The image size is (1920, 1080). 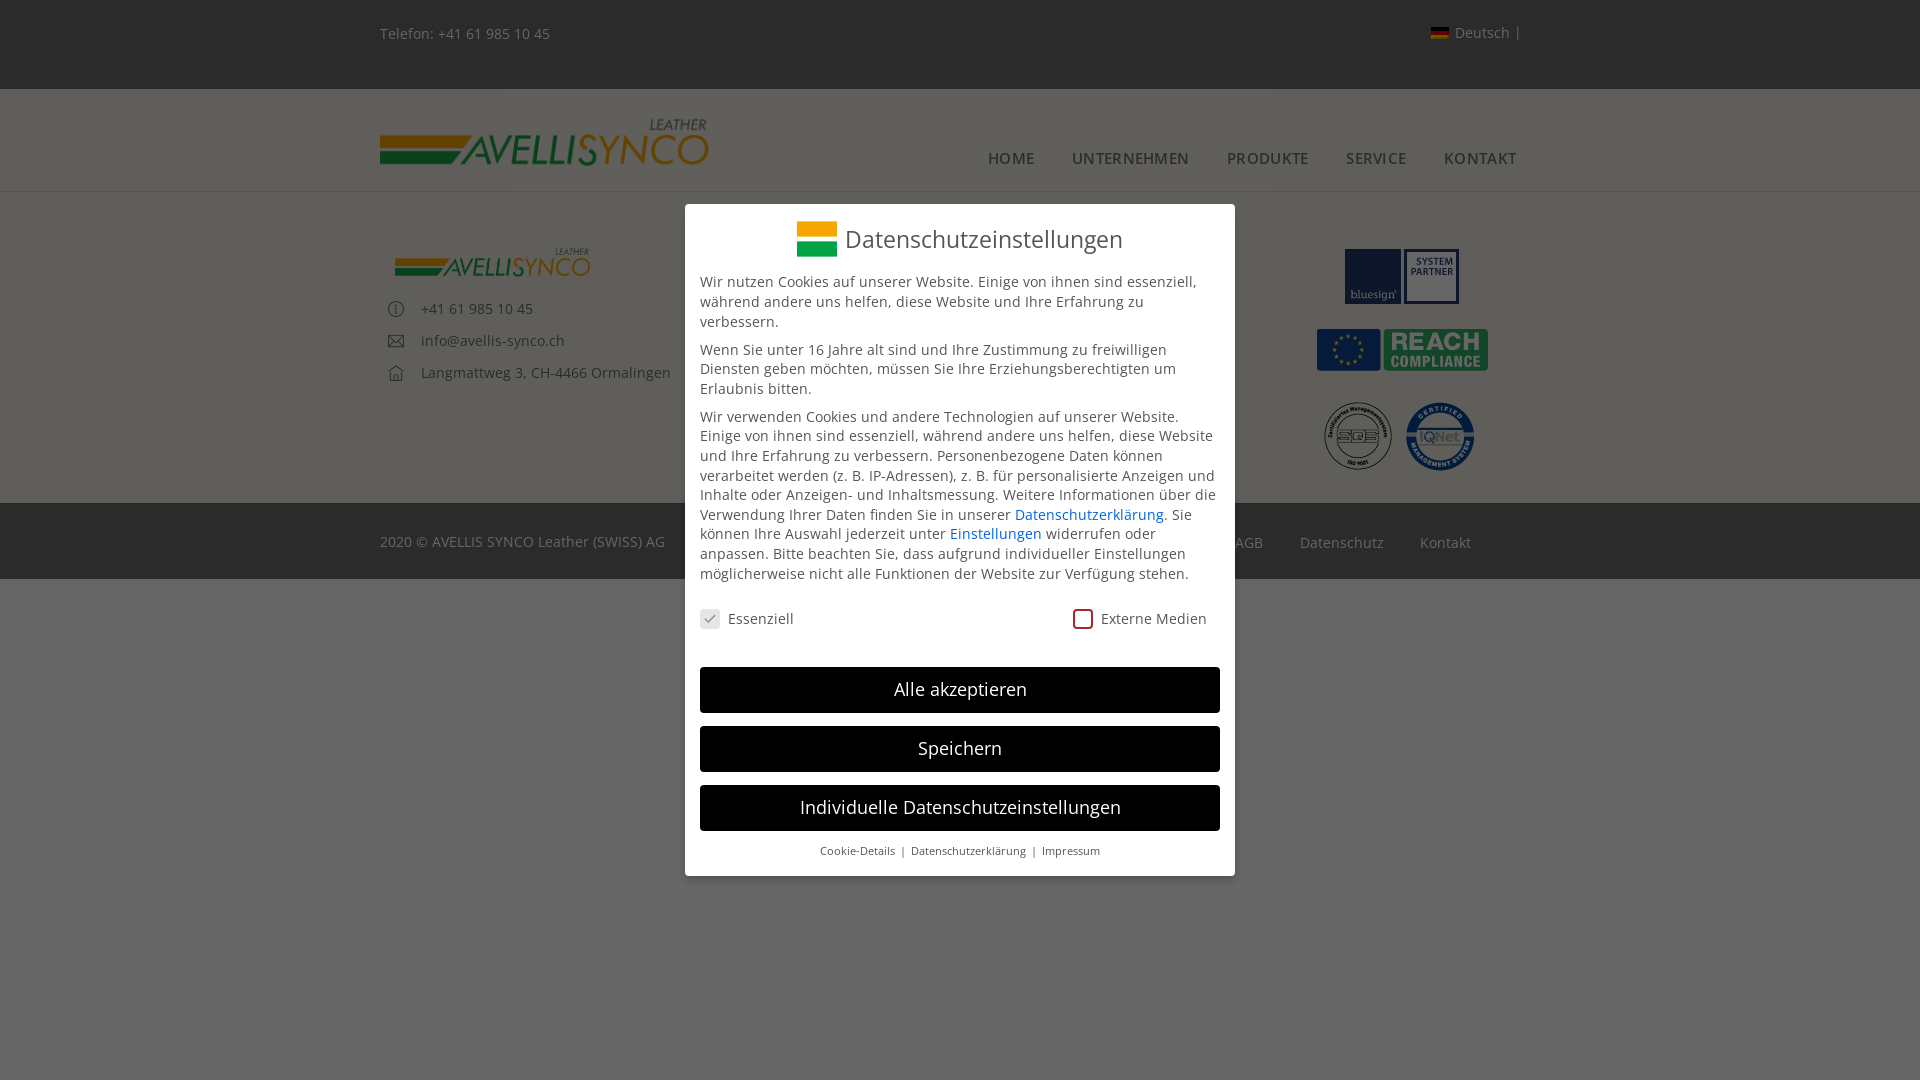 I want to click on 'Avellis Synco Leather Swiss', so click(x=379, y=141).